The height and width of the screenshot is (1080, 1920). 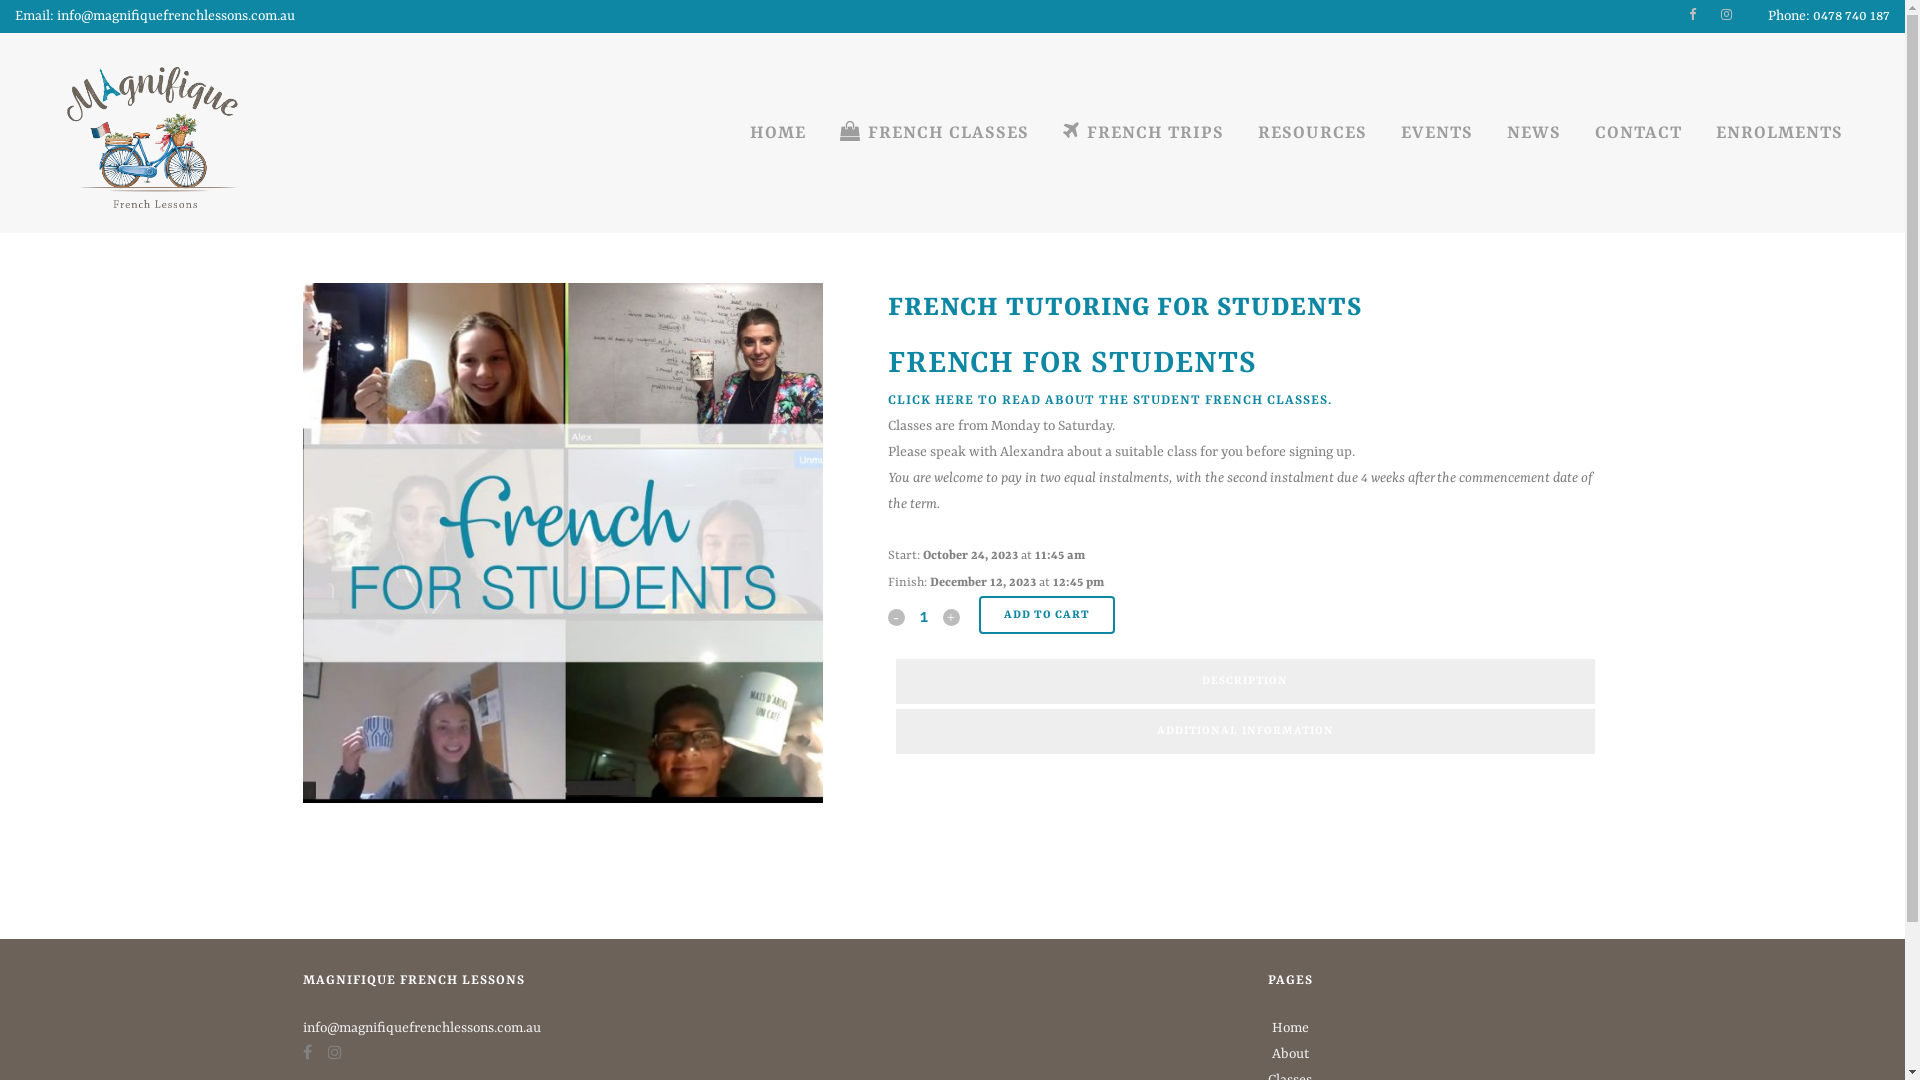 I want to click on 'Qty', so click(x=922, y=615).